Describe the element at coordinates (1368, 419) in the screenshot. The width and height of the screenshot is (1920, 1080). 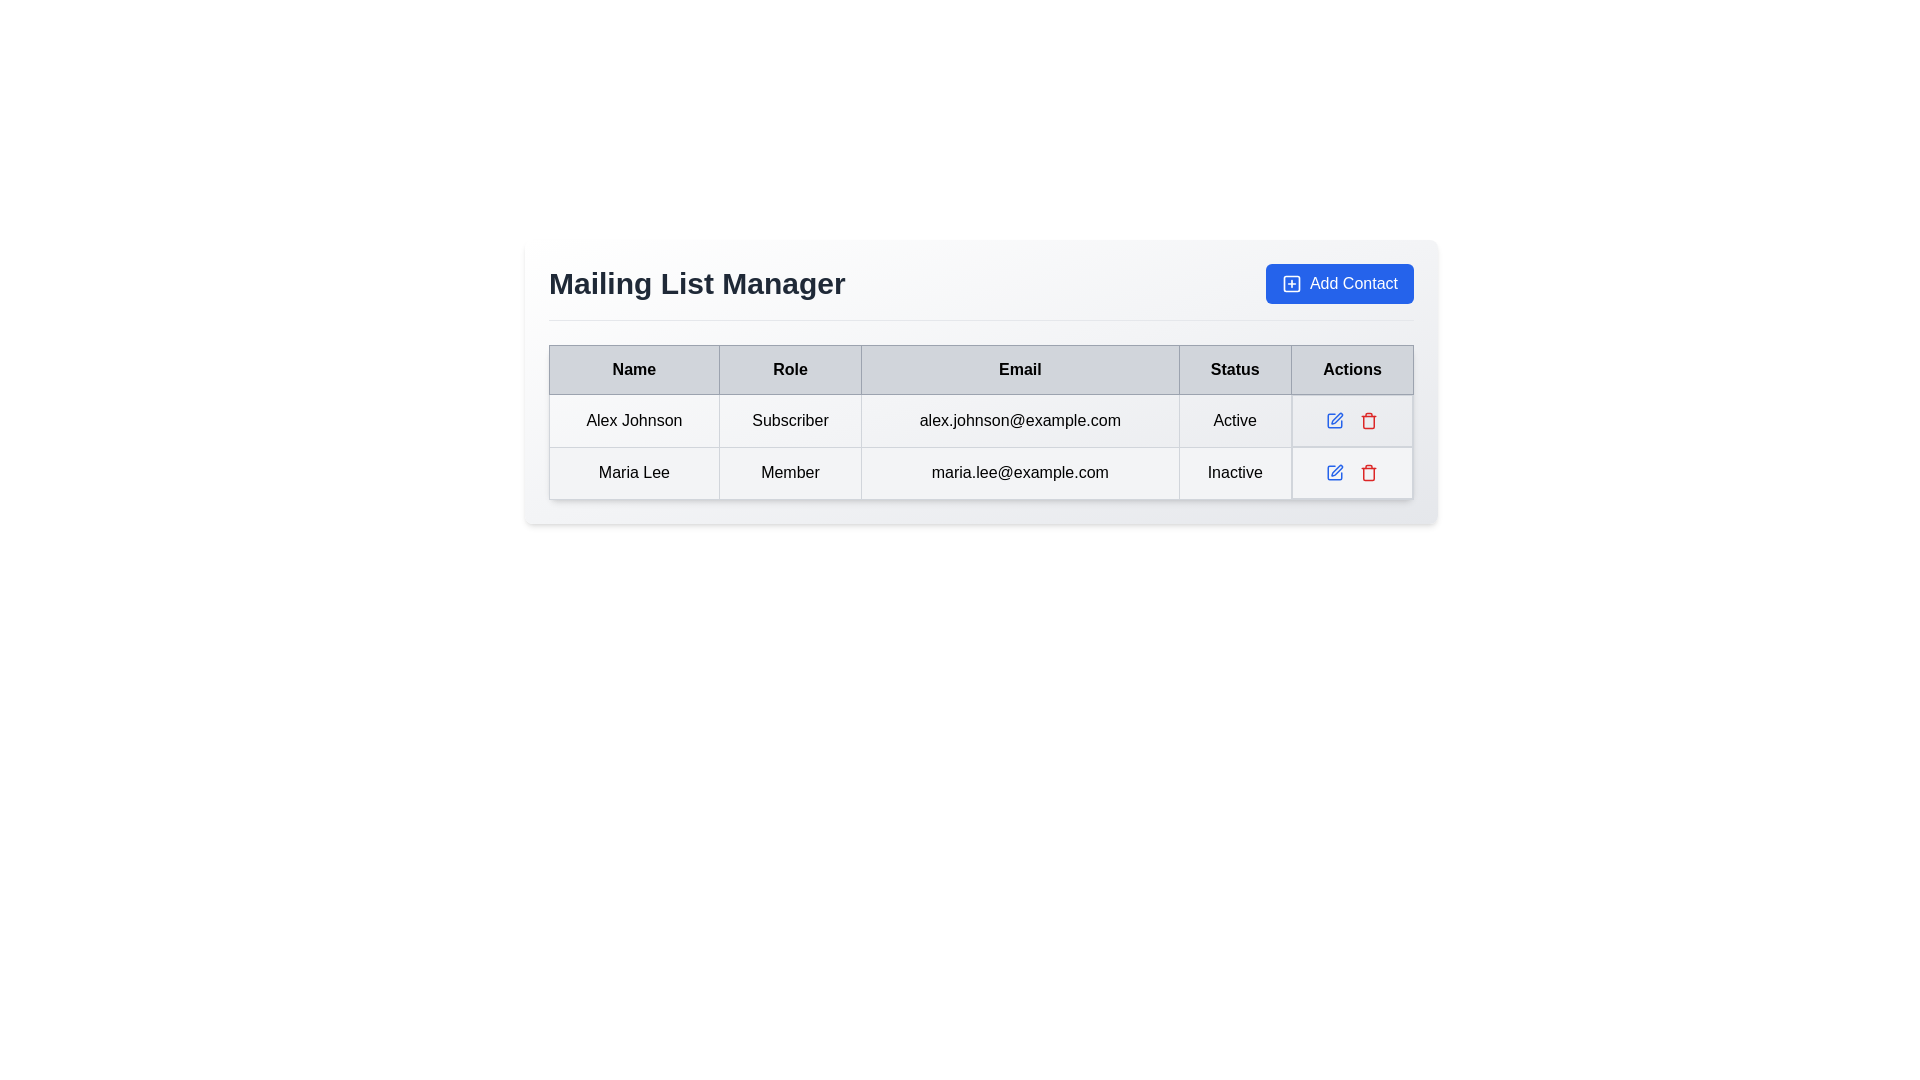
I see `the delete button in the 'Actions' column of the second row in the table` at that location.